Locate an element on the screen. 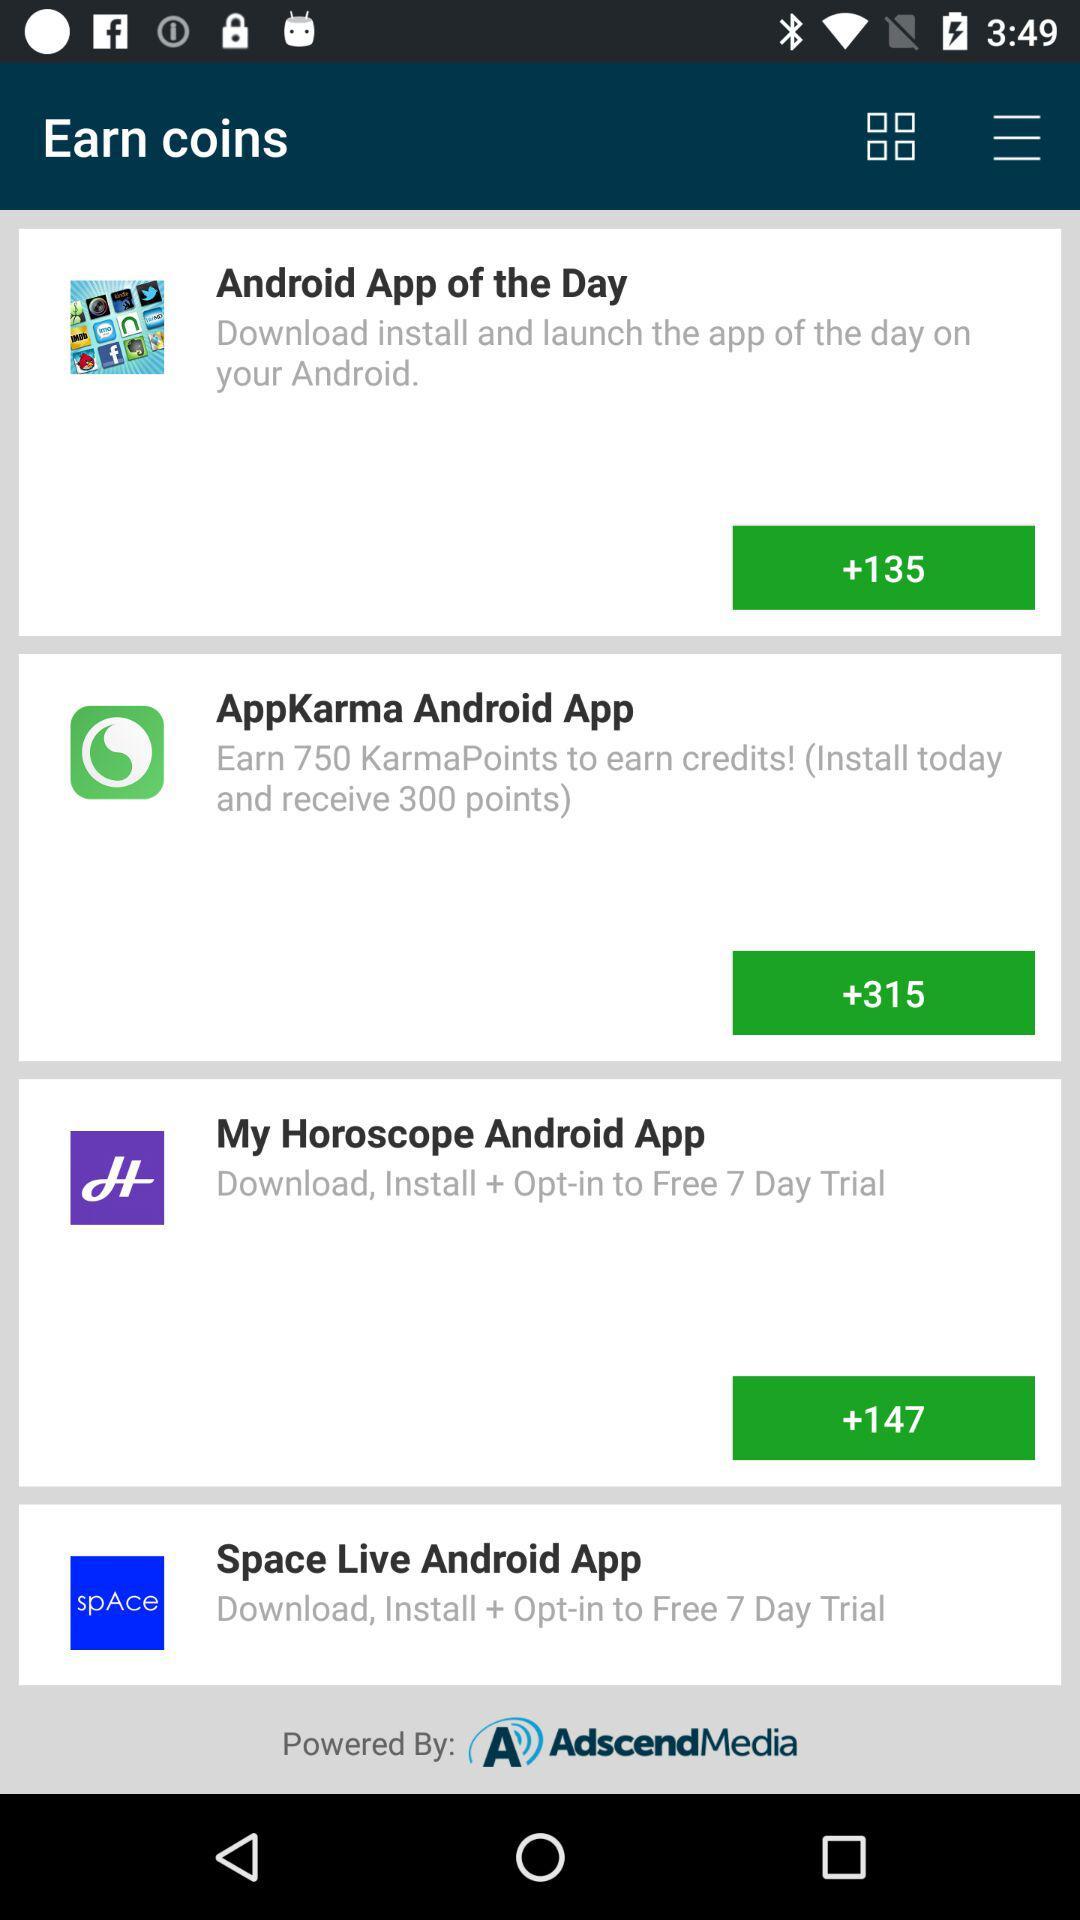 This screenshot has width=1080, height=1920. the item below the download install and icon is located at coordinates (882, 566).